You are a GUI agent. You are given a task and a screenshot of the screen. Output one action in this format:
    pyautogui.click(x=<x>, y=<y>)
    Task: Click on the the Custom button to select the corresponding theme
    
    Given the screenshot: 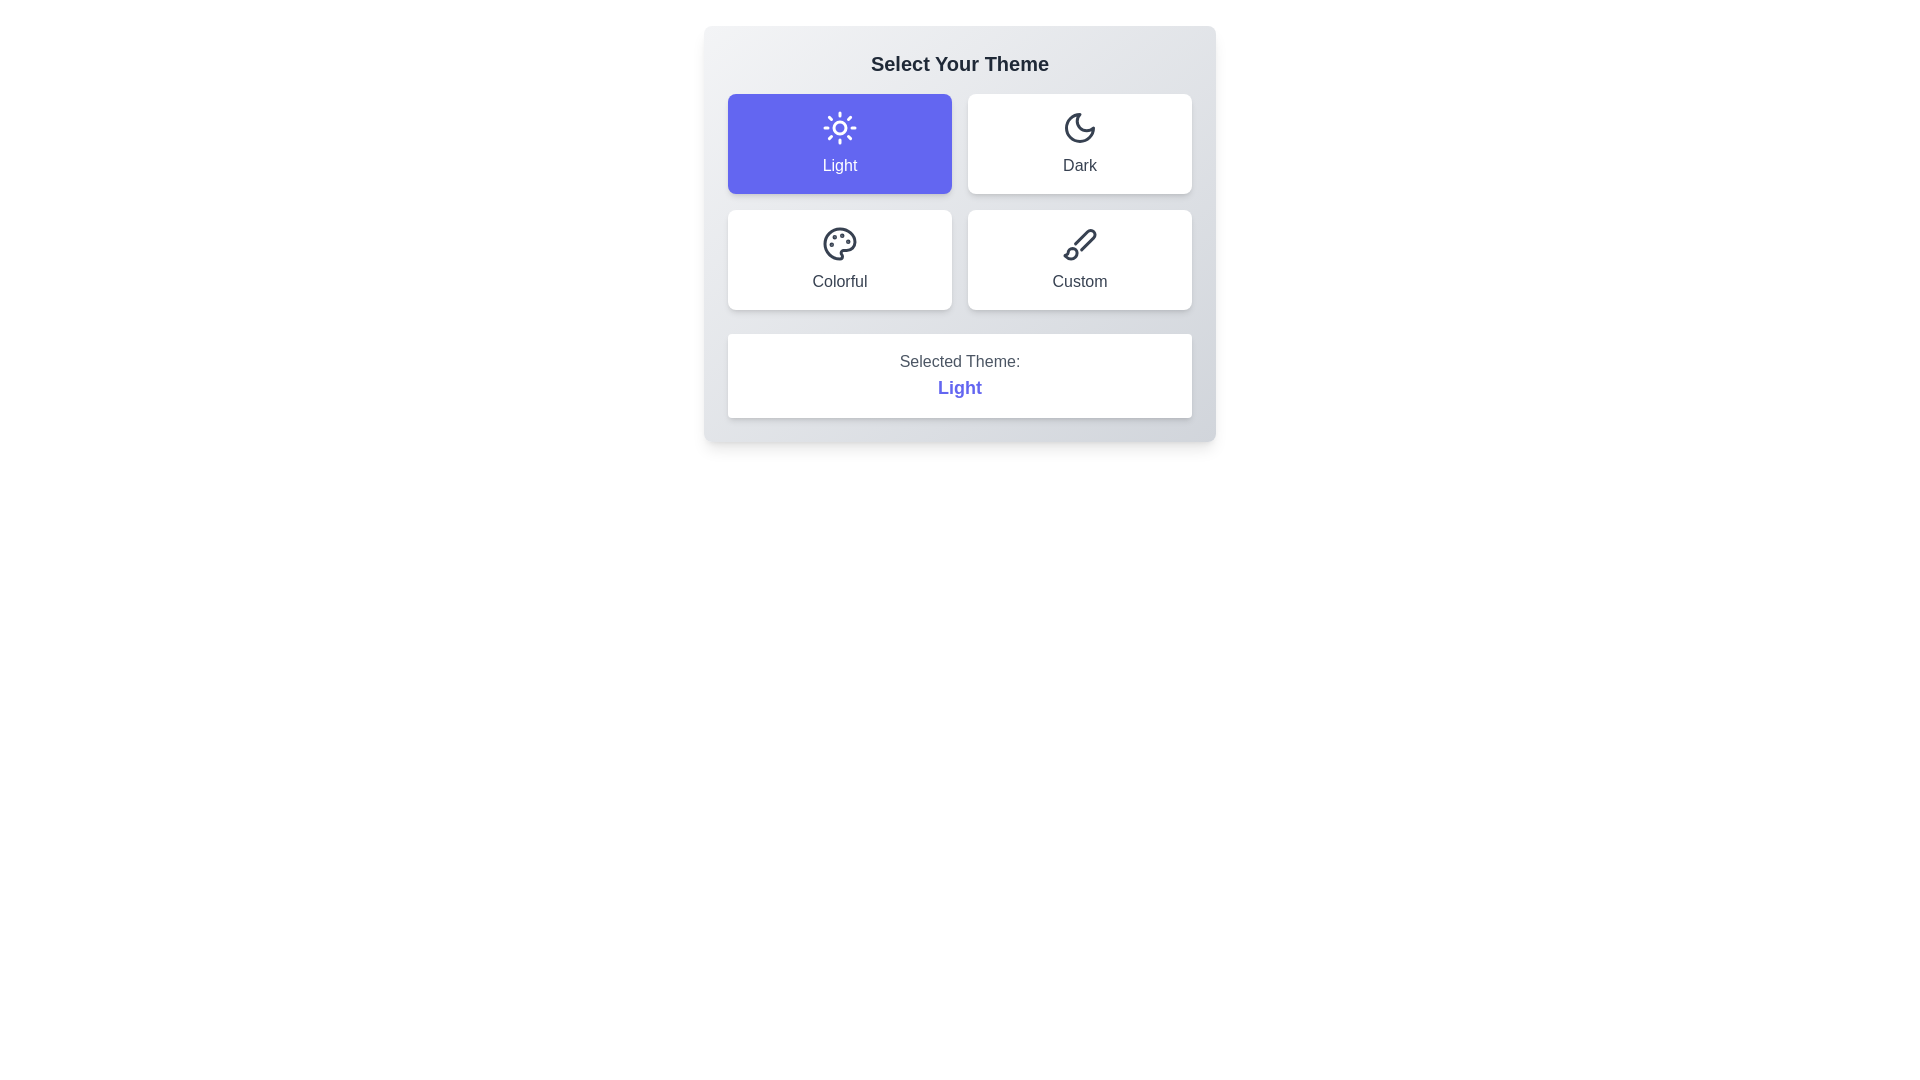 What is the action you would take?
    pyautogui.click(x=1079, y=258)
    